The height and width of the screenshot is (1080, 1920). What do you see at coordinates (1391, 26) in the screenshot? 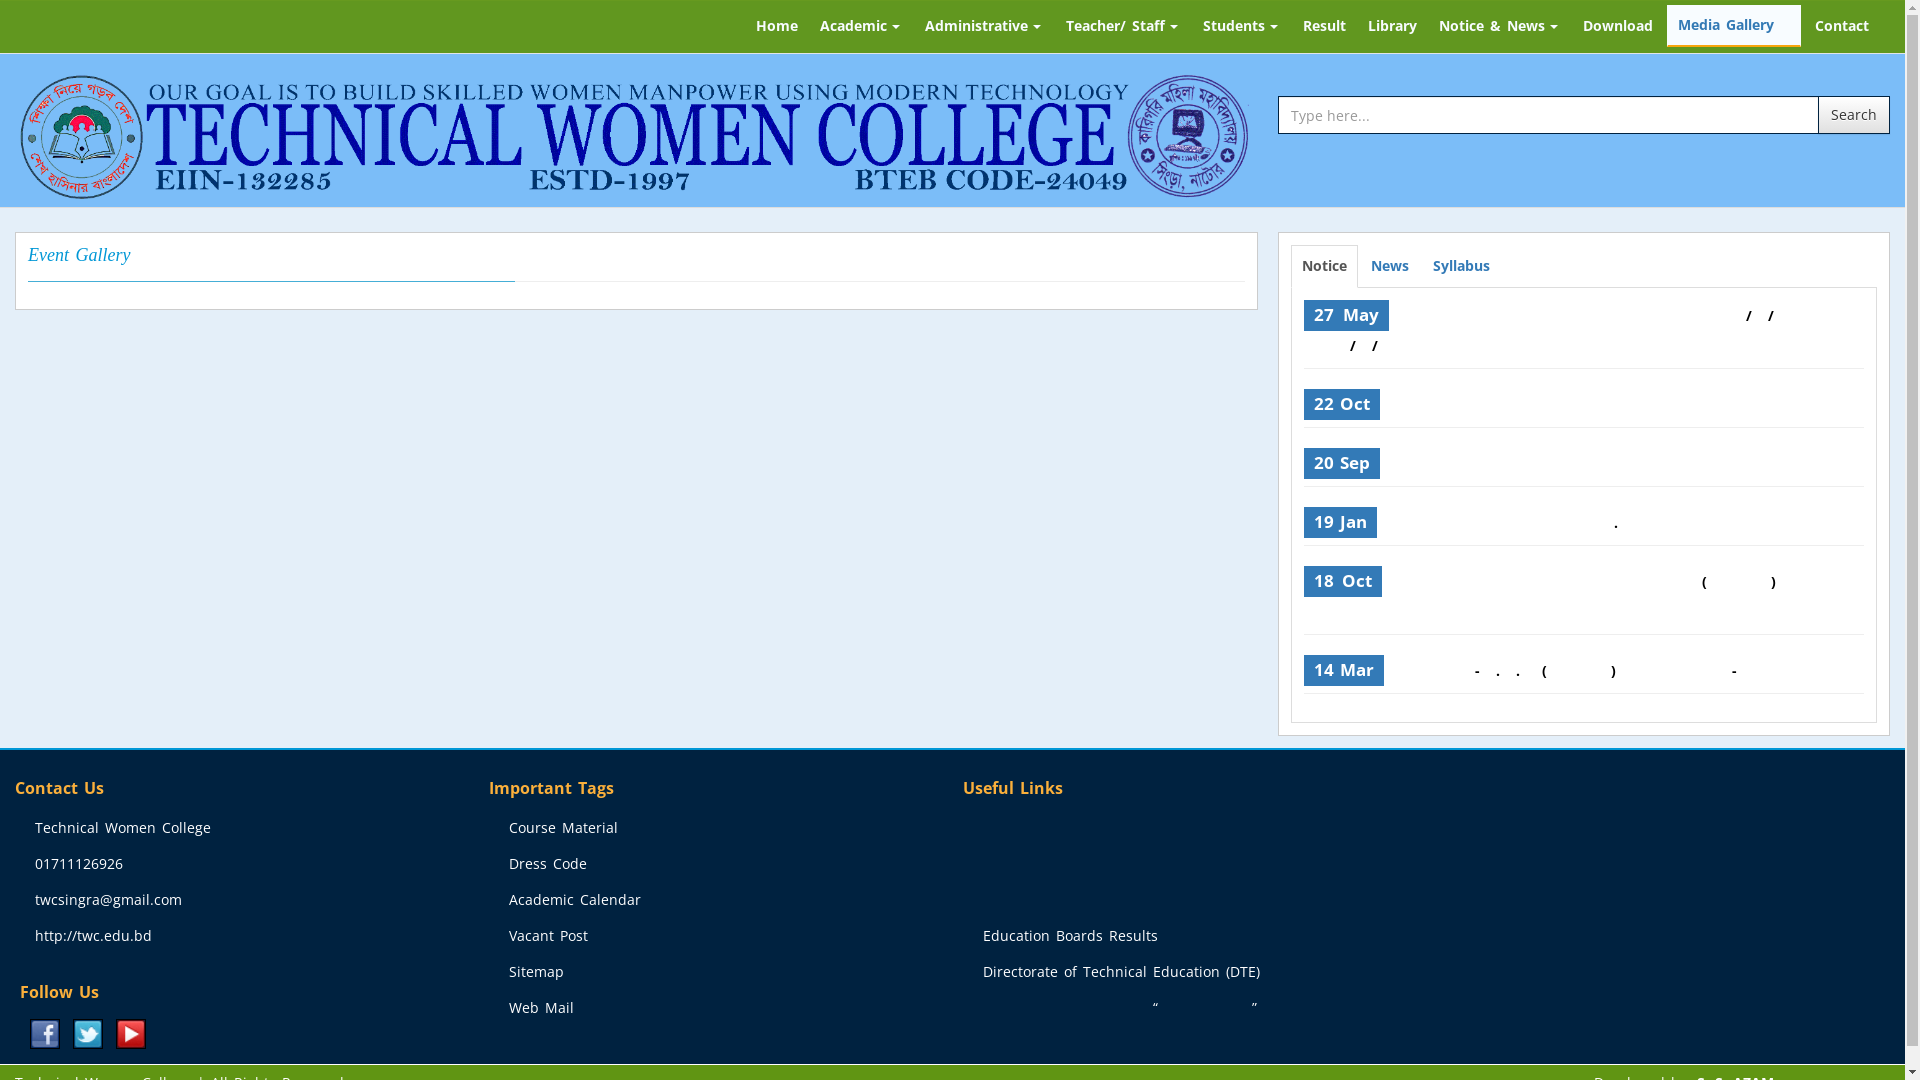
I see `'Library'` at bounding box center [1391, 26].